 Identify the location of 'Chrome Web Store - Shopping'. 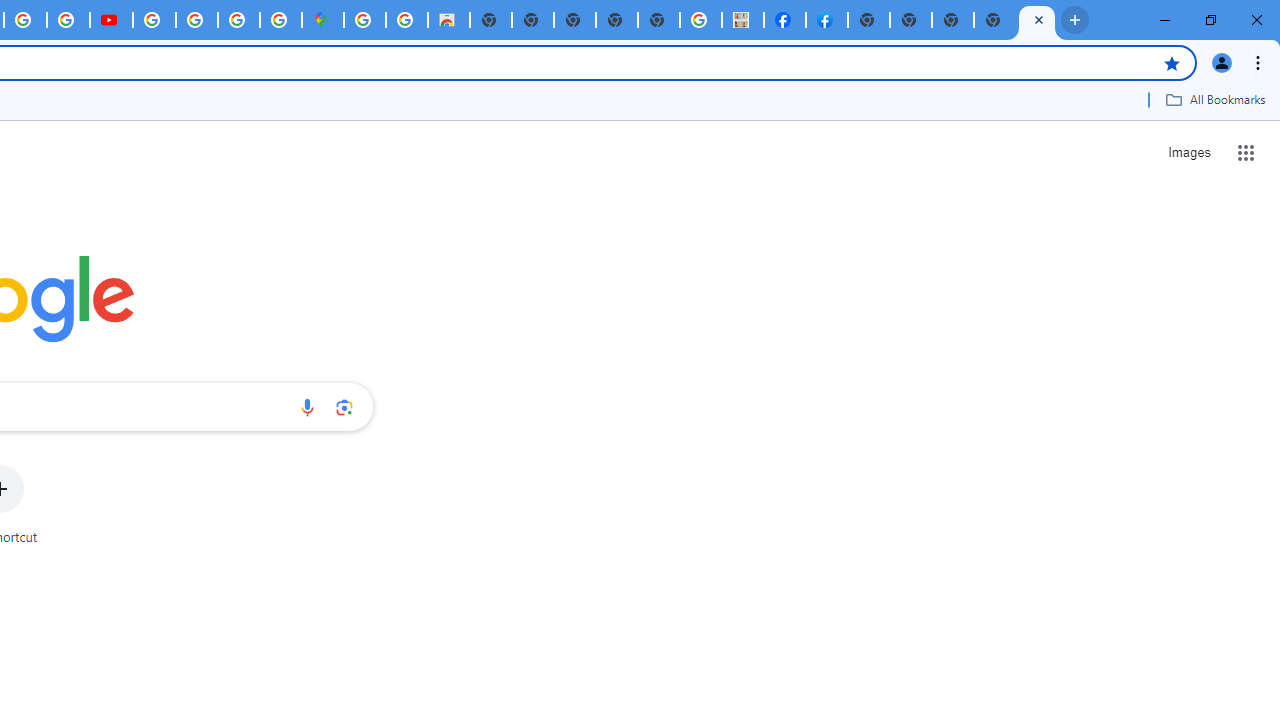
(447, 20).